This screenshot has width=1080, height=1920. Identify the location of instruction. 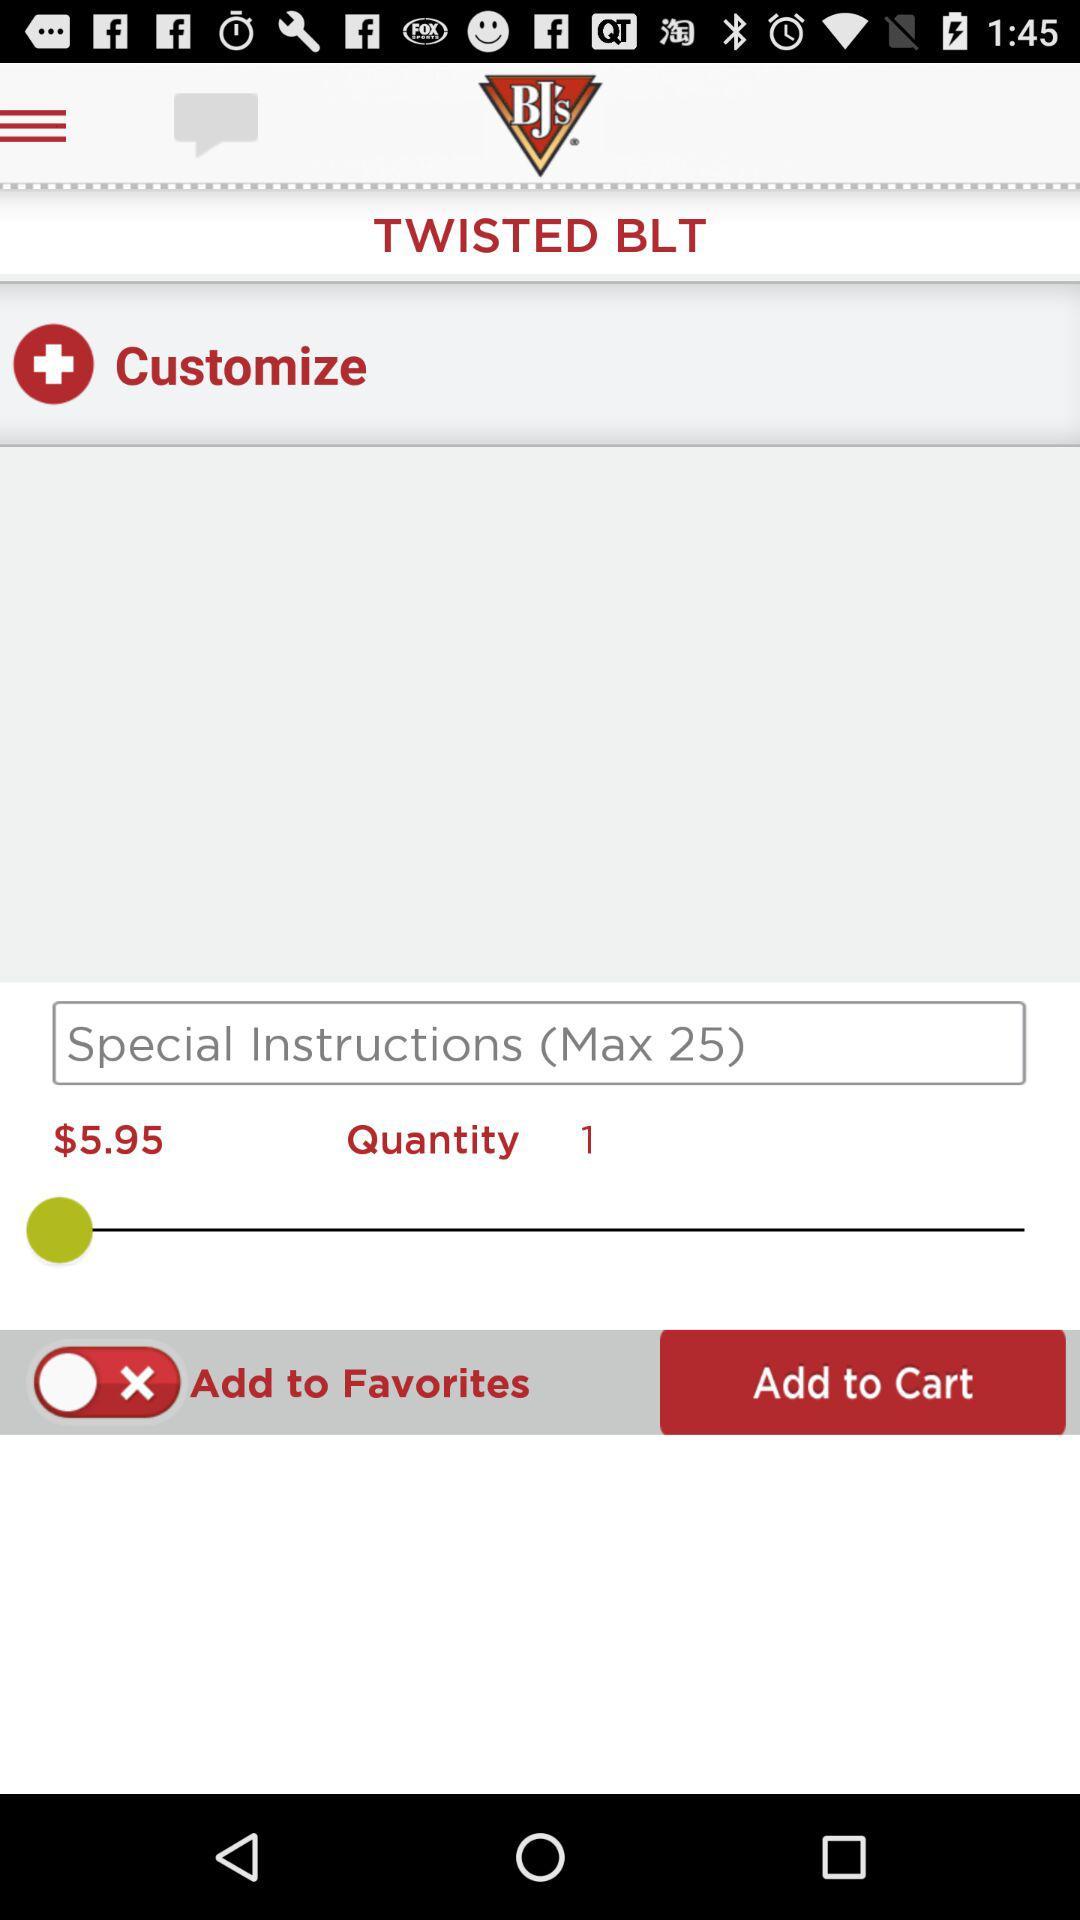
(540, 1042).